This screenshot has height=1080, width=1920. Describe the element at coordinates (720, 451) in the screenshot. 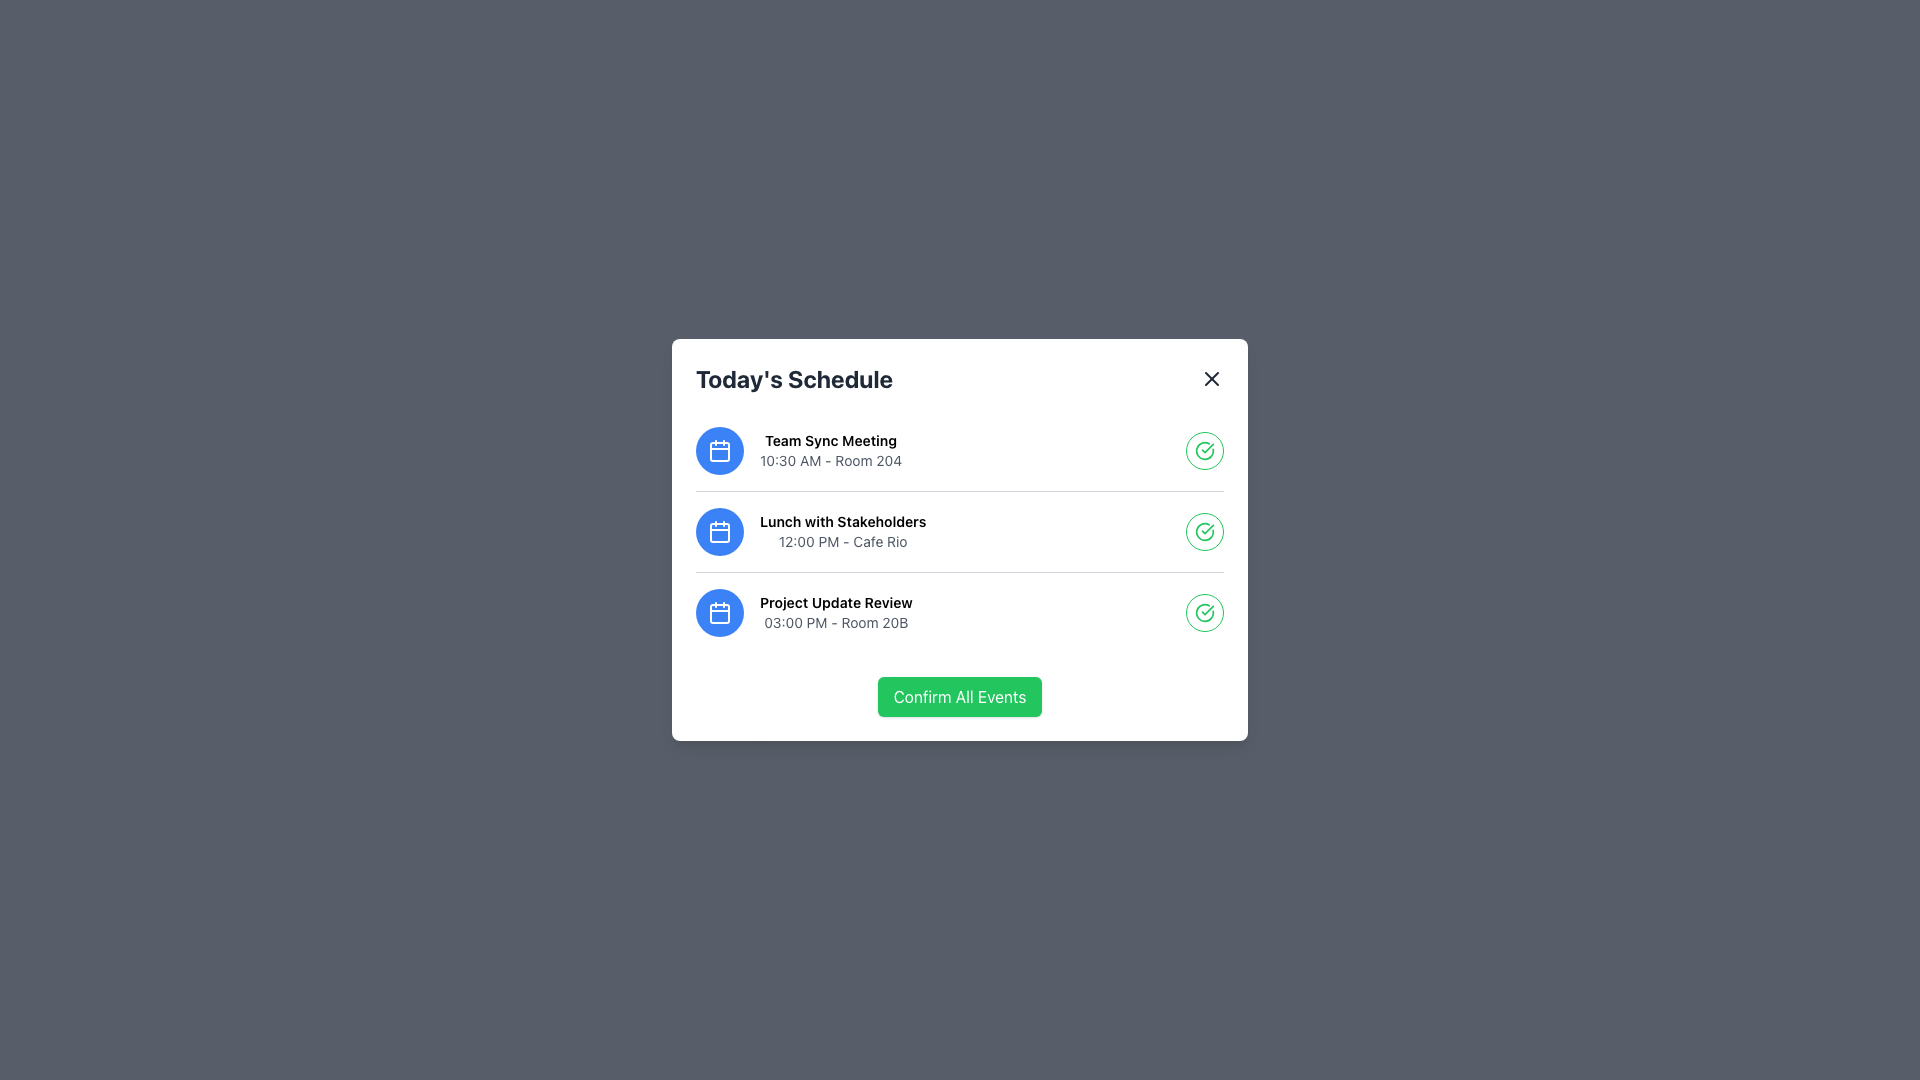

I see `the decorative frame within the calendar icon, which is the leftmost icon in the 'Team Sync Meeting' section of 'Today's Schedule'` at that location.